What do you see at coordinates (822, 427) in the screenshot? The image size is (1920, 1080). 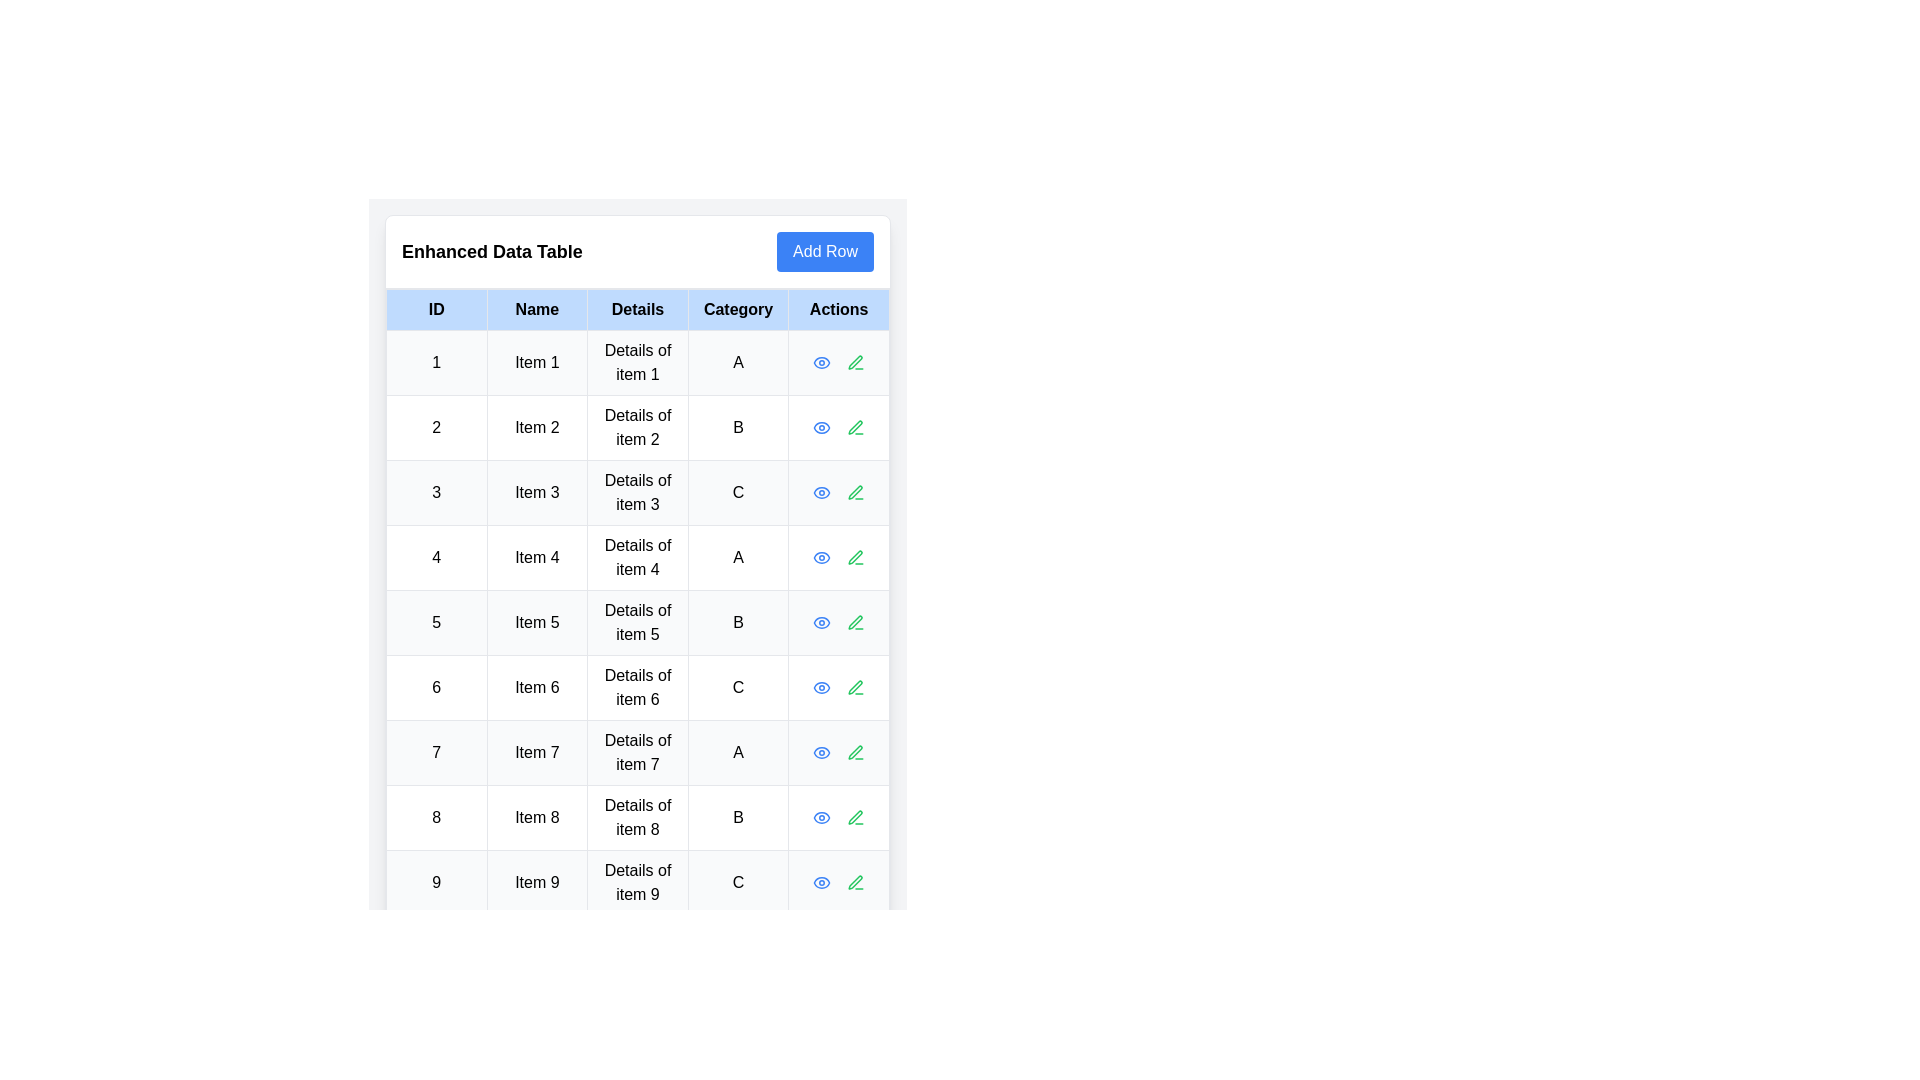 I see `the button-like icon in the 'Actions' column of the table for 'Item 2'` at bounding box center [822, 427].